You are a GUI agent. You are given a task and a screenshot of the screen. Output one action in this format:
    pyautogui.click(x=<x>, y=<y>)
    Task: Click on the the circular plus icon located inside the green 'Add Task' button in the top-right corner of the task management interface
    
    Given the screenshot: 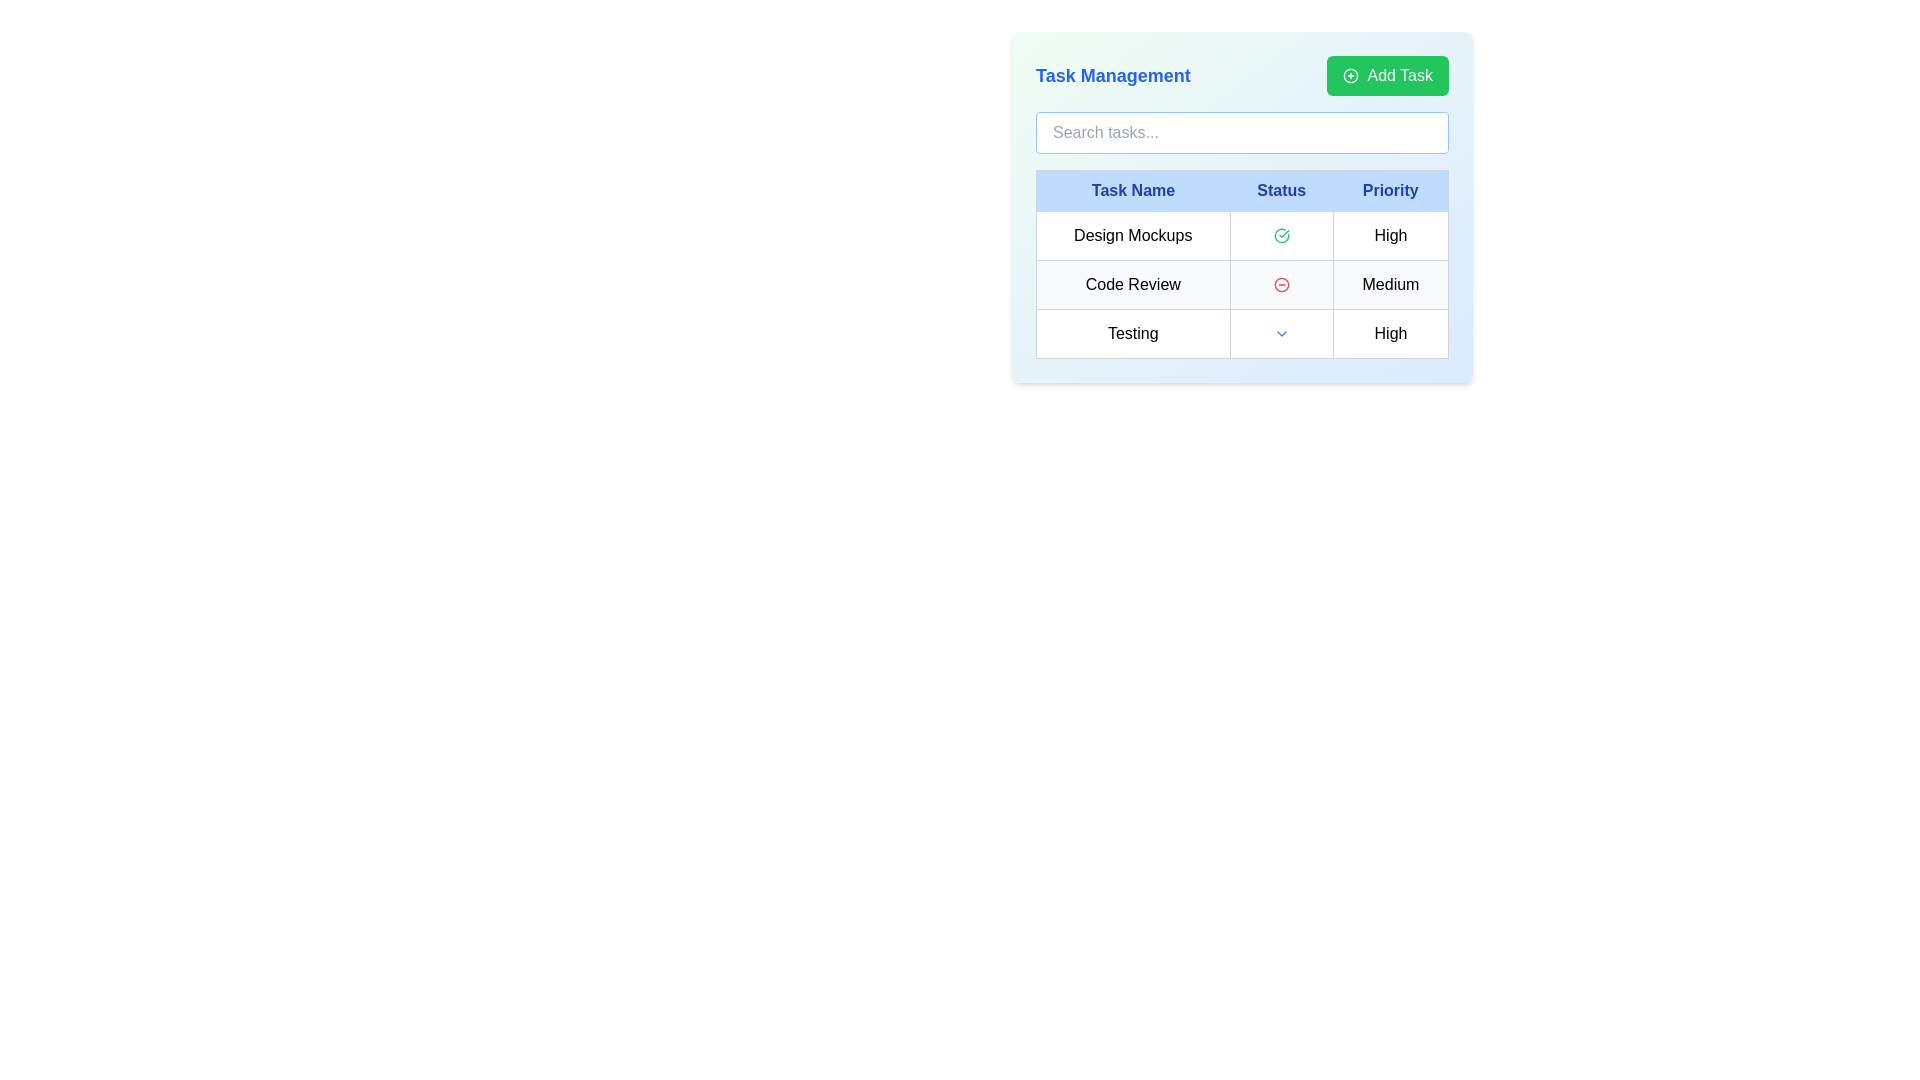 What is the action you would take?
    pyautogui.click(x=1351, y=75)
    